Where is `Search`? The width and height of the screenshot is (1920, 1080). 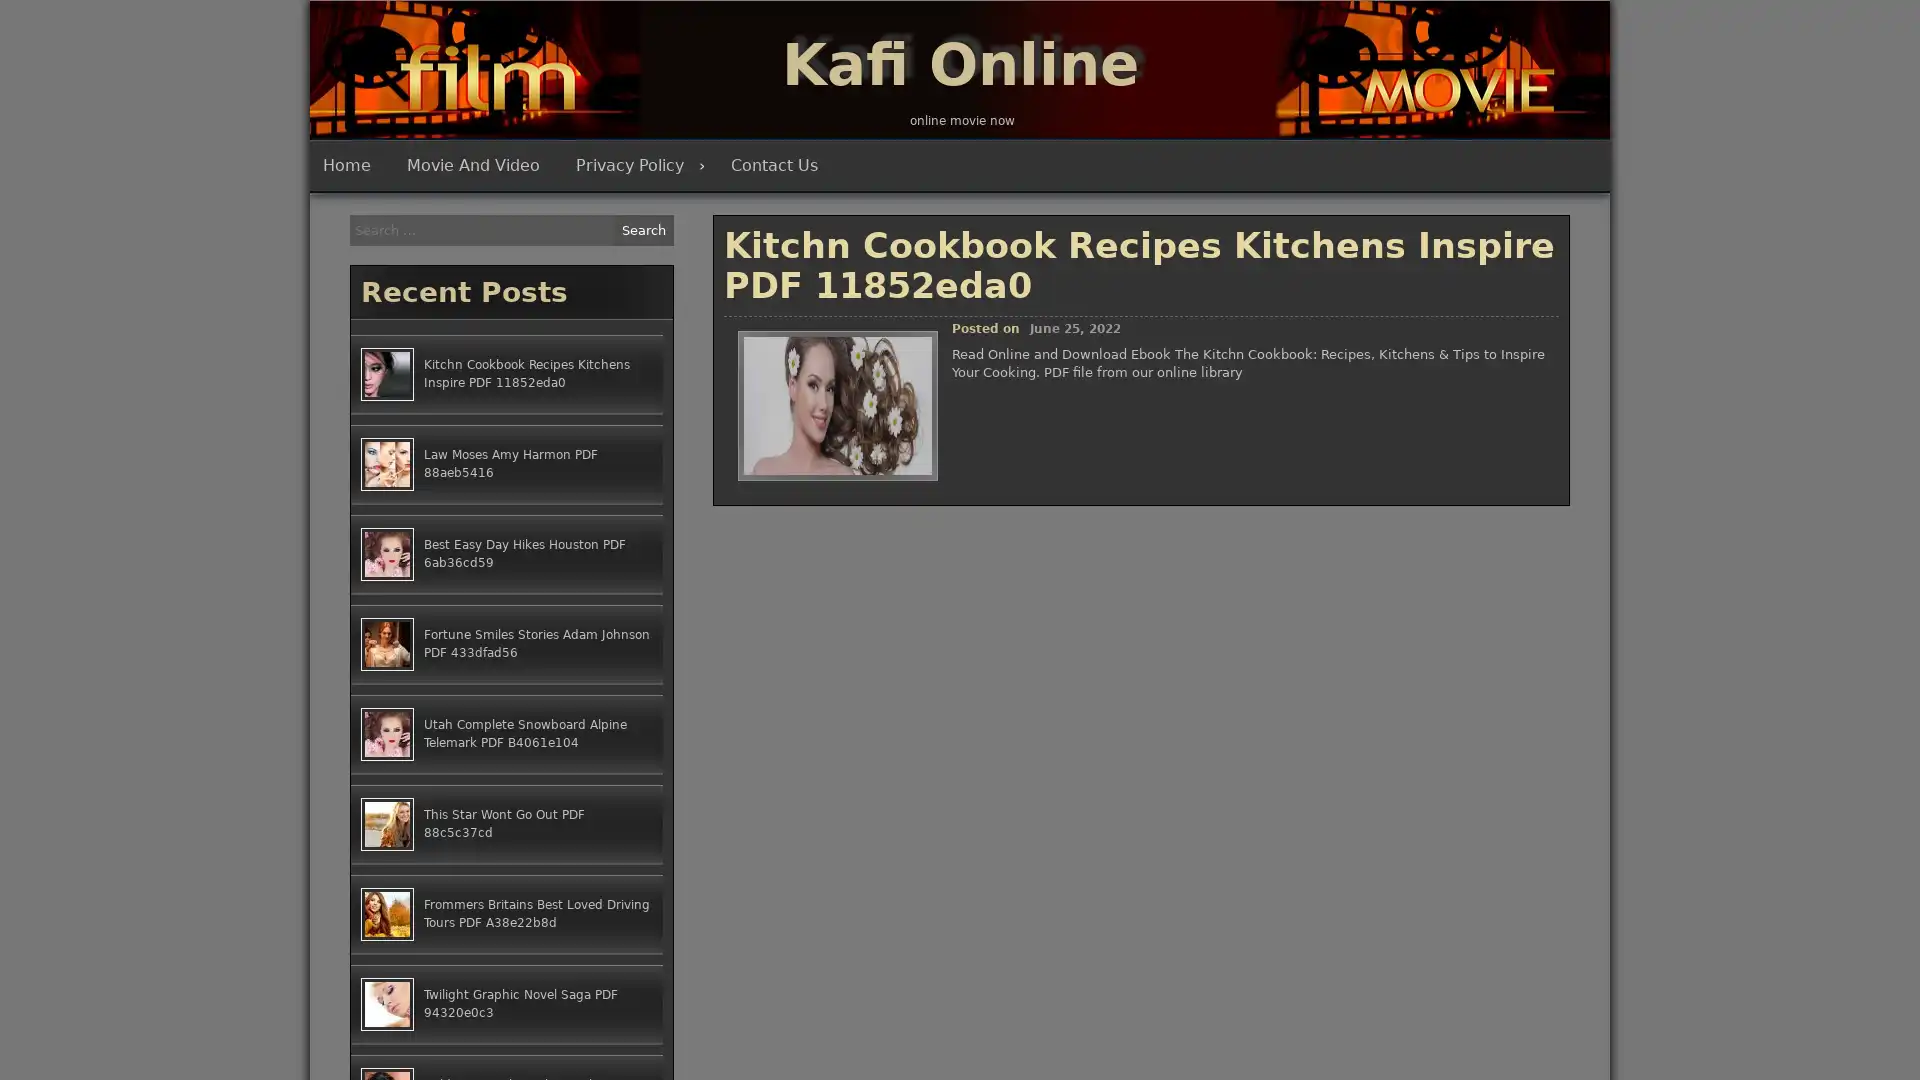 Search is located at coordinates (643, 229).